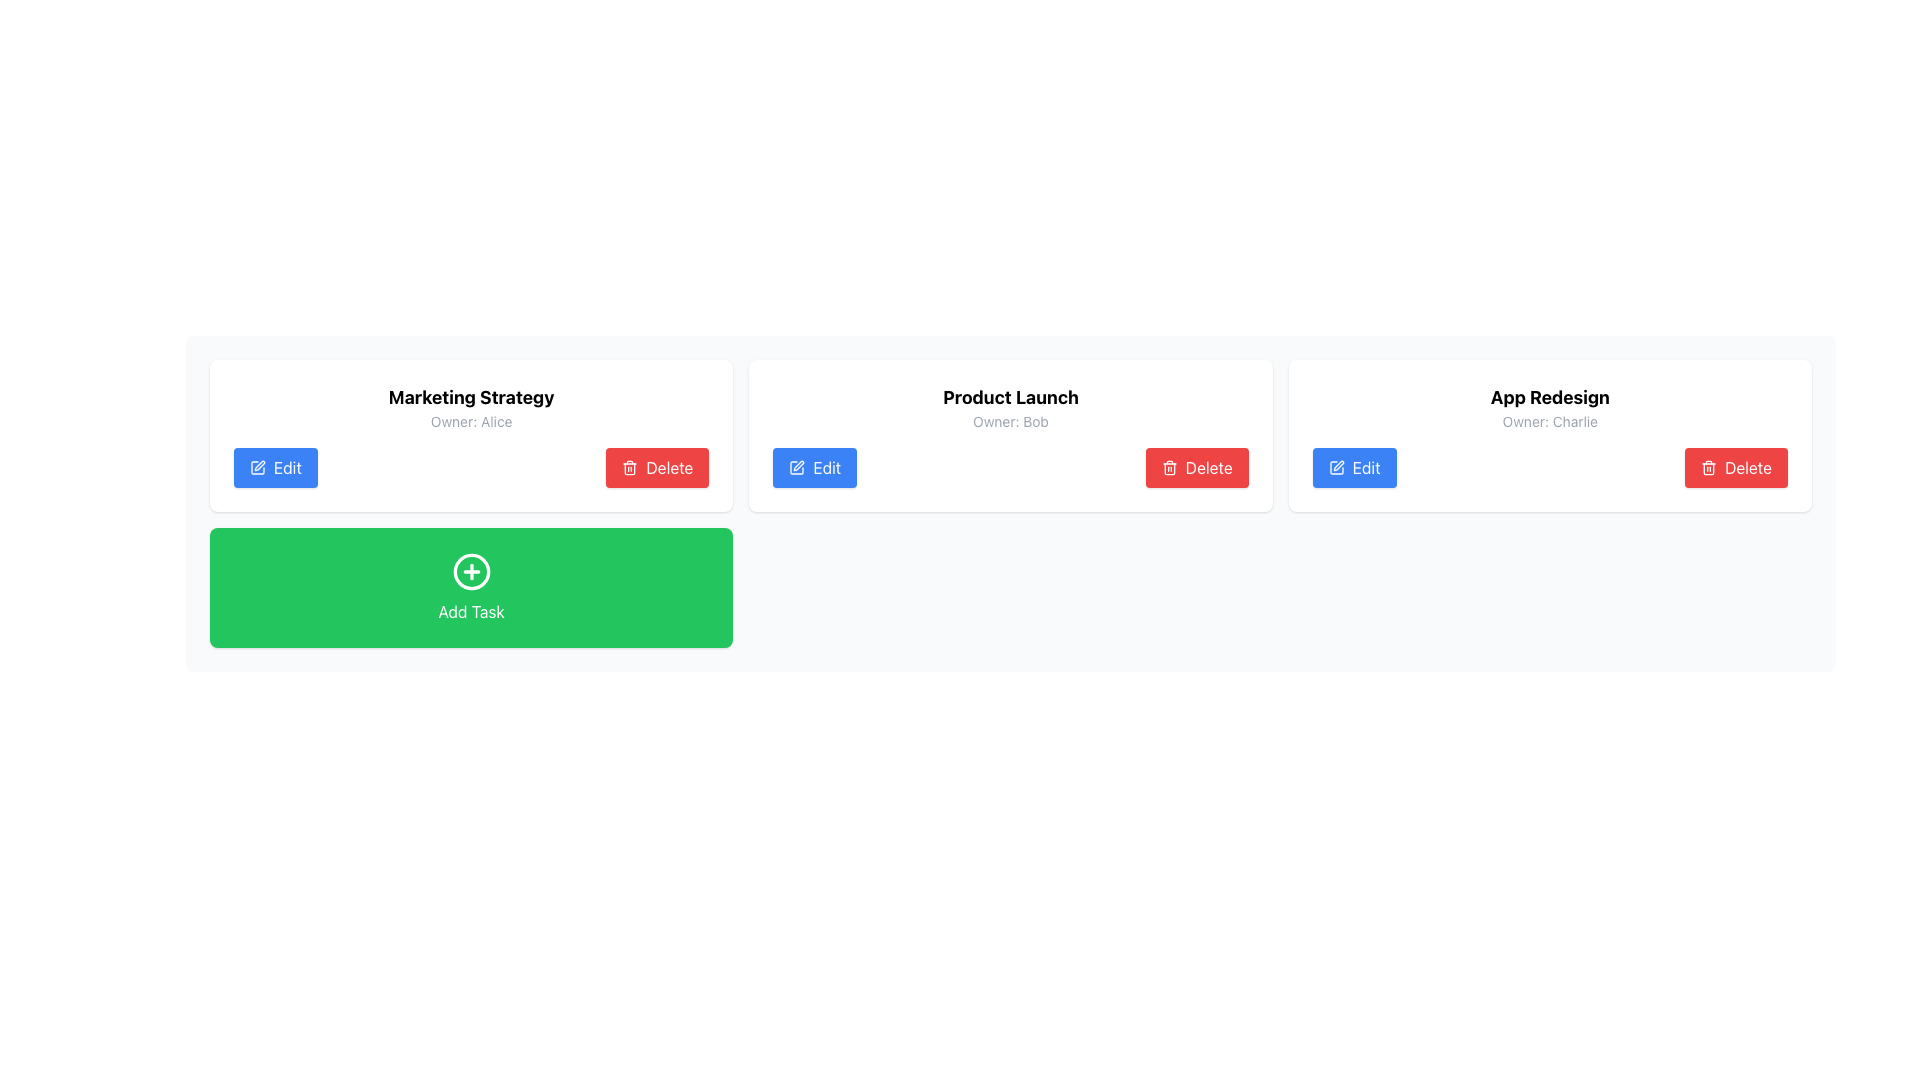 The width and height of the screenshot is (1920, 1080). Describe the element at coordinates (657, 467) in the screenshot. I see `the delete button located to the right of the blue 'Edit' button under the 'Marketing Strategy' section to observe its hover effect` at that location.